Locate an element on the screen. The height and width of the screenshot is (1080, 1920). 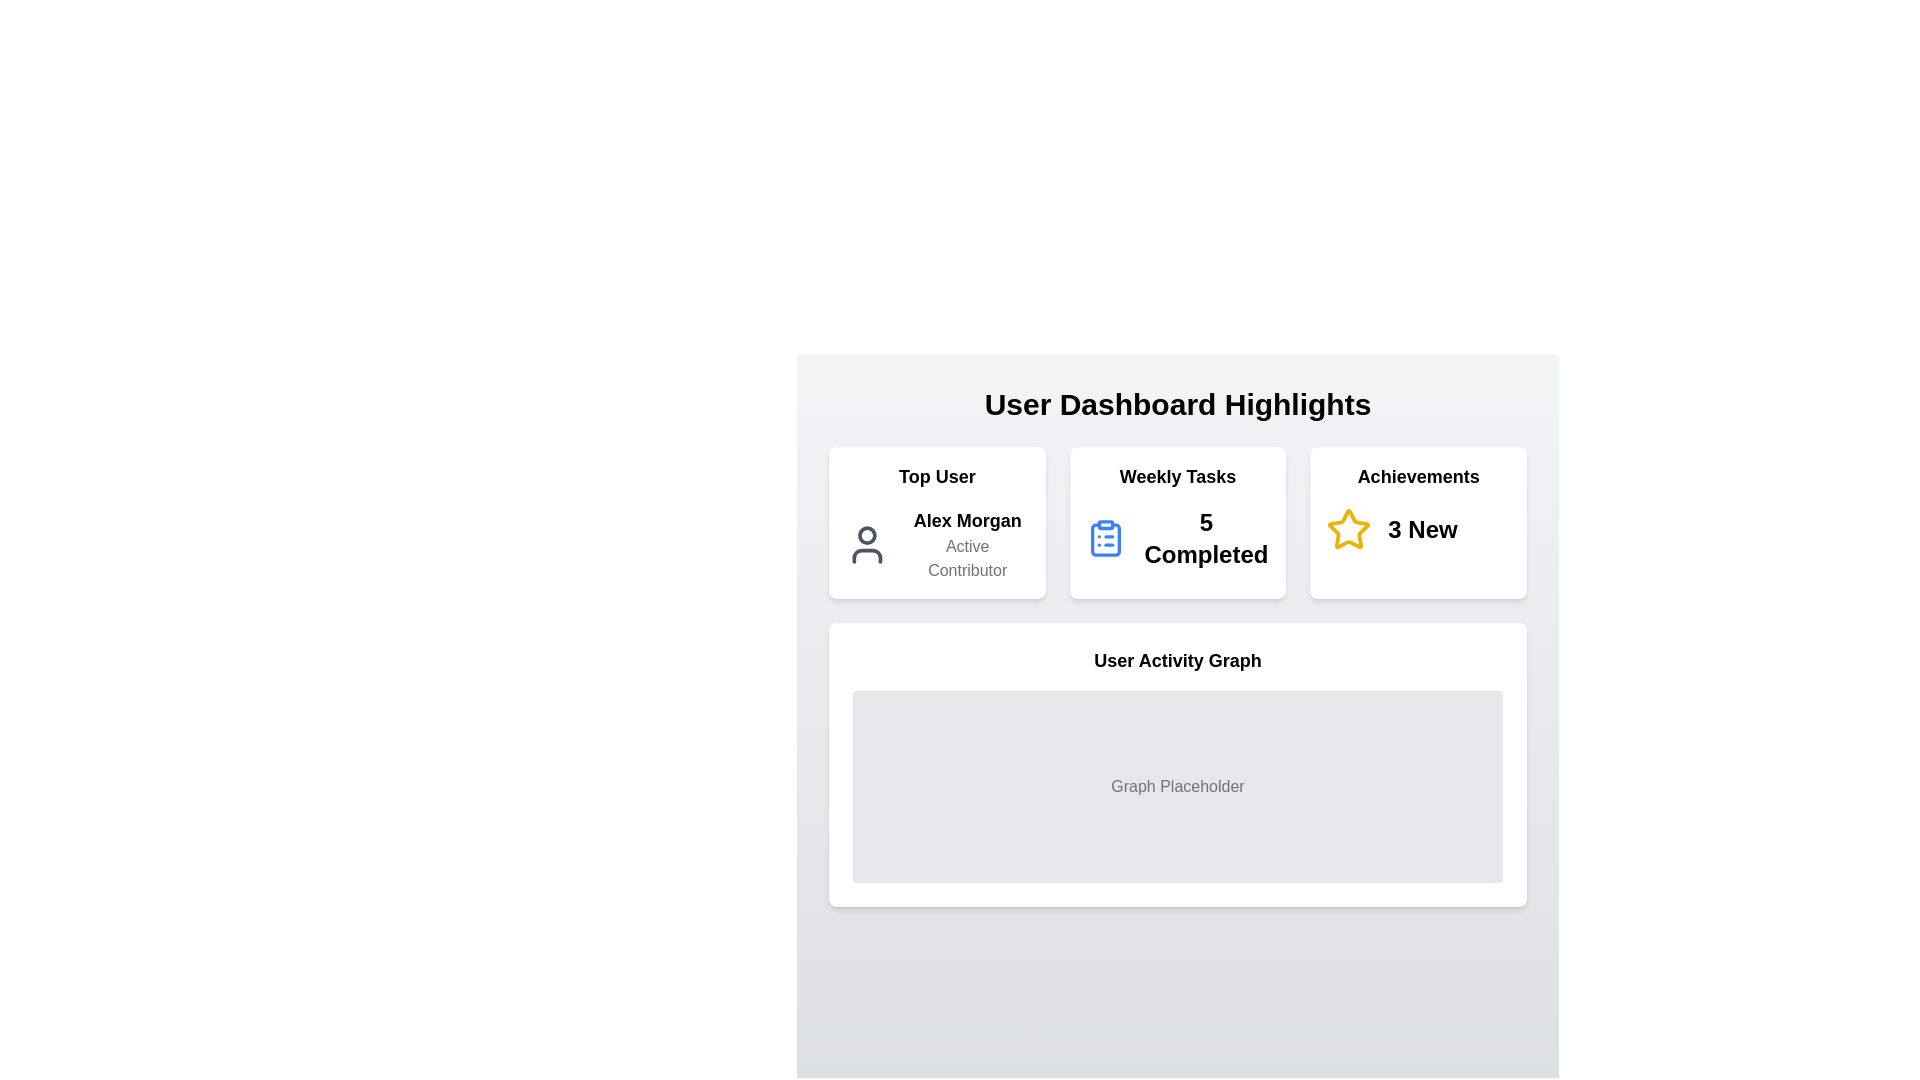
the bold title label reading 'User Dashboard Highlights', which is centered at the top of the dashboard layout is located at coordinates (1177, 405).